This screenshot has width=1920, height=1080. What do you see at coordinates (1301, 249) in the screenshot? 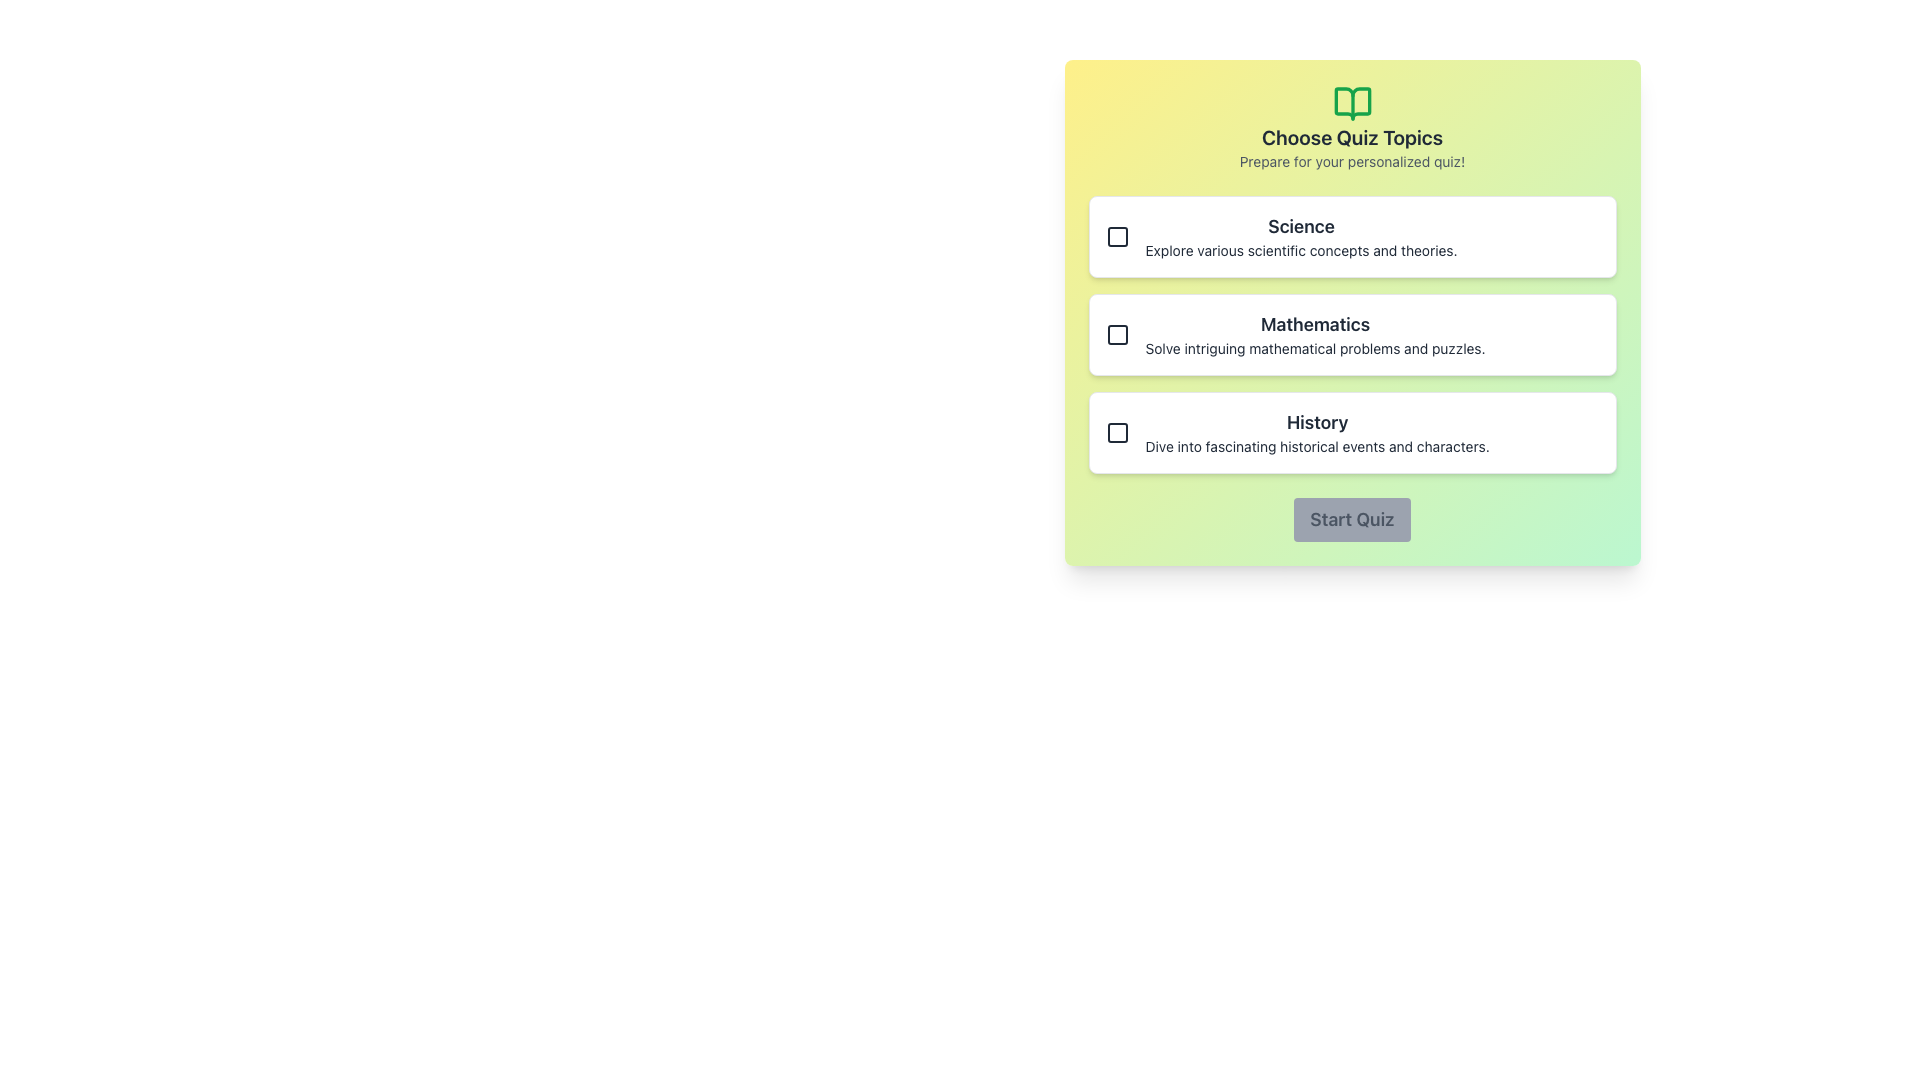
I see `the descriptive text element located beneath the bold heading 'Science' in the quiz topic selection area` at bounding box center [1301, 249].